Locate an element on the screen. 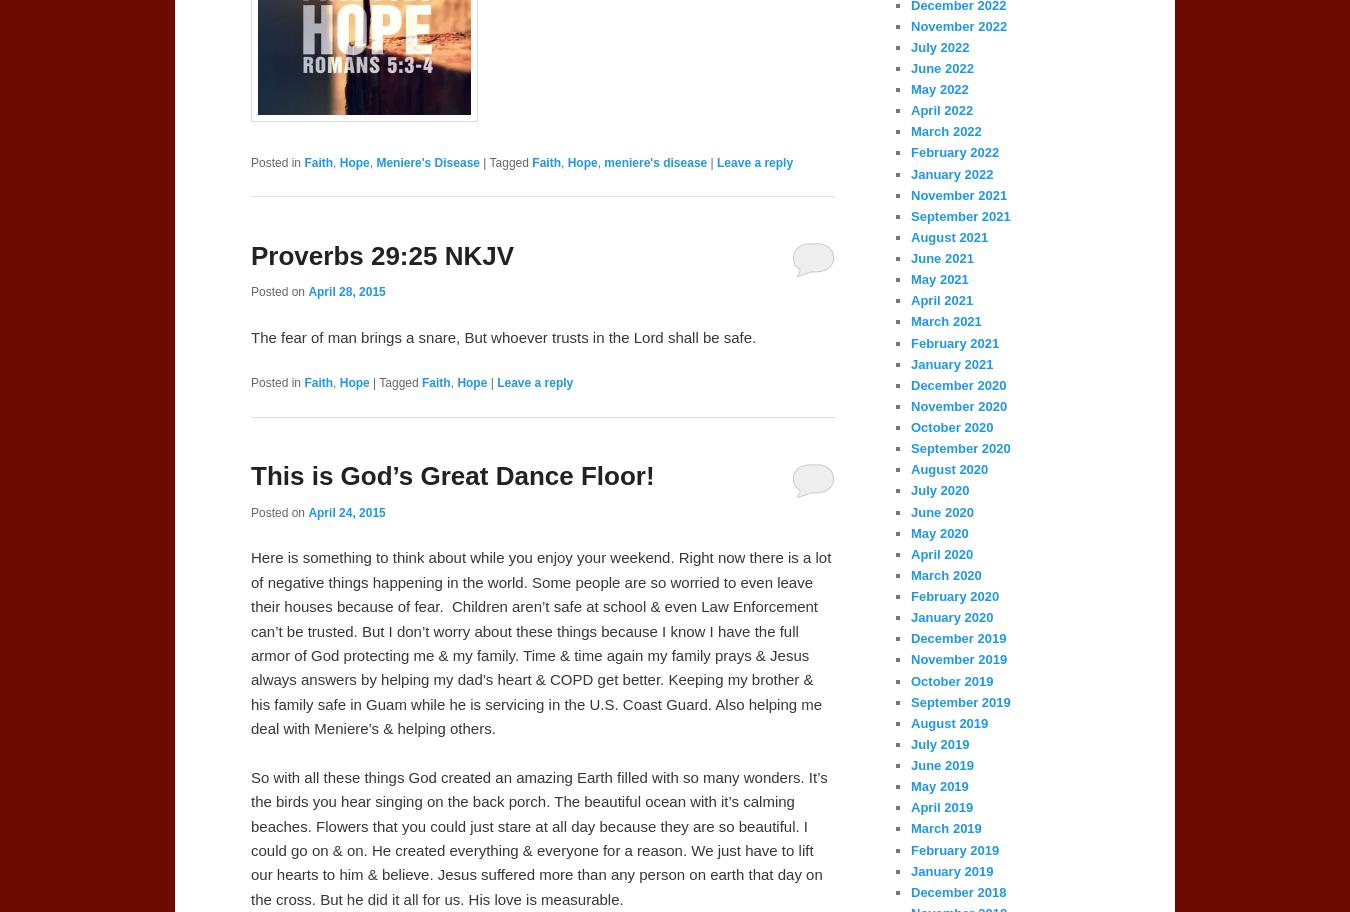  'April 2019' is located at coordinates (941, 806).